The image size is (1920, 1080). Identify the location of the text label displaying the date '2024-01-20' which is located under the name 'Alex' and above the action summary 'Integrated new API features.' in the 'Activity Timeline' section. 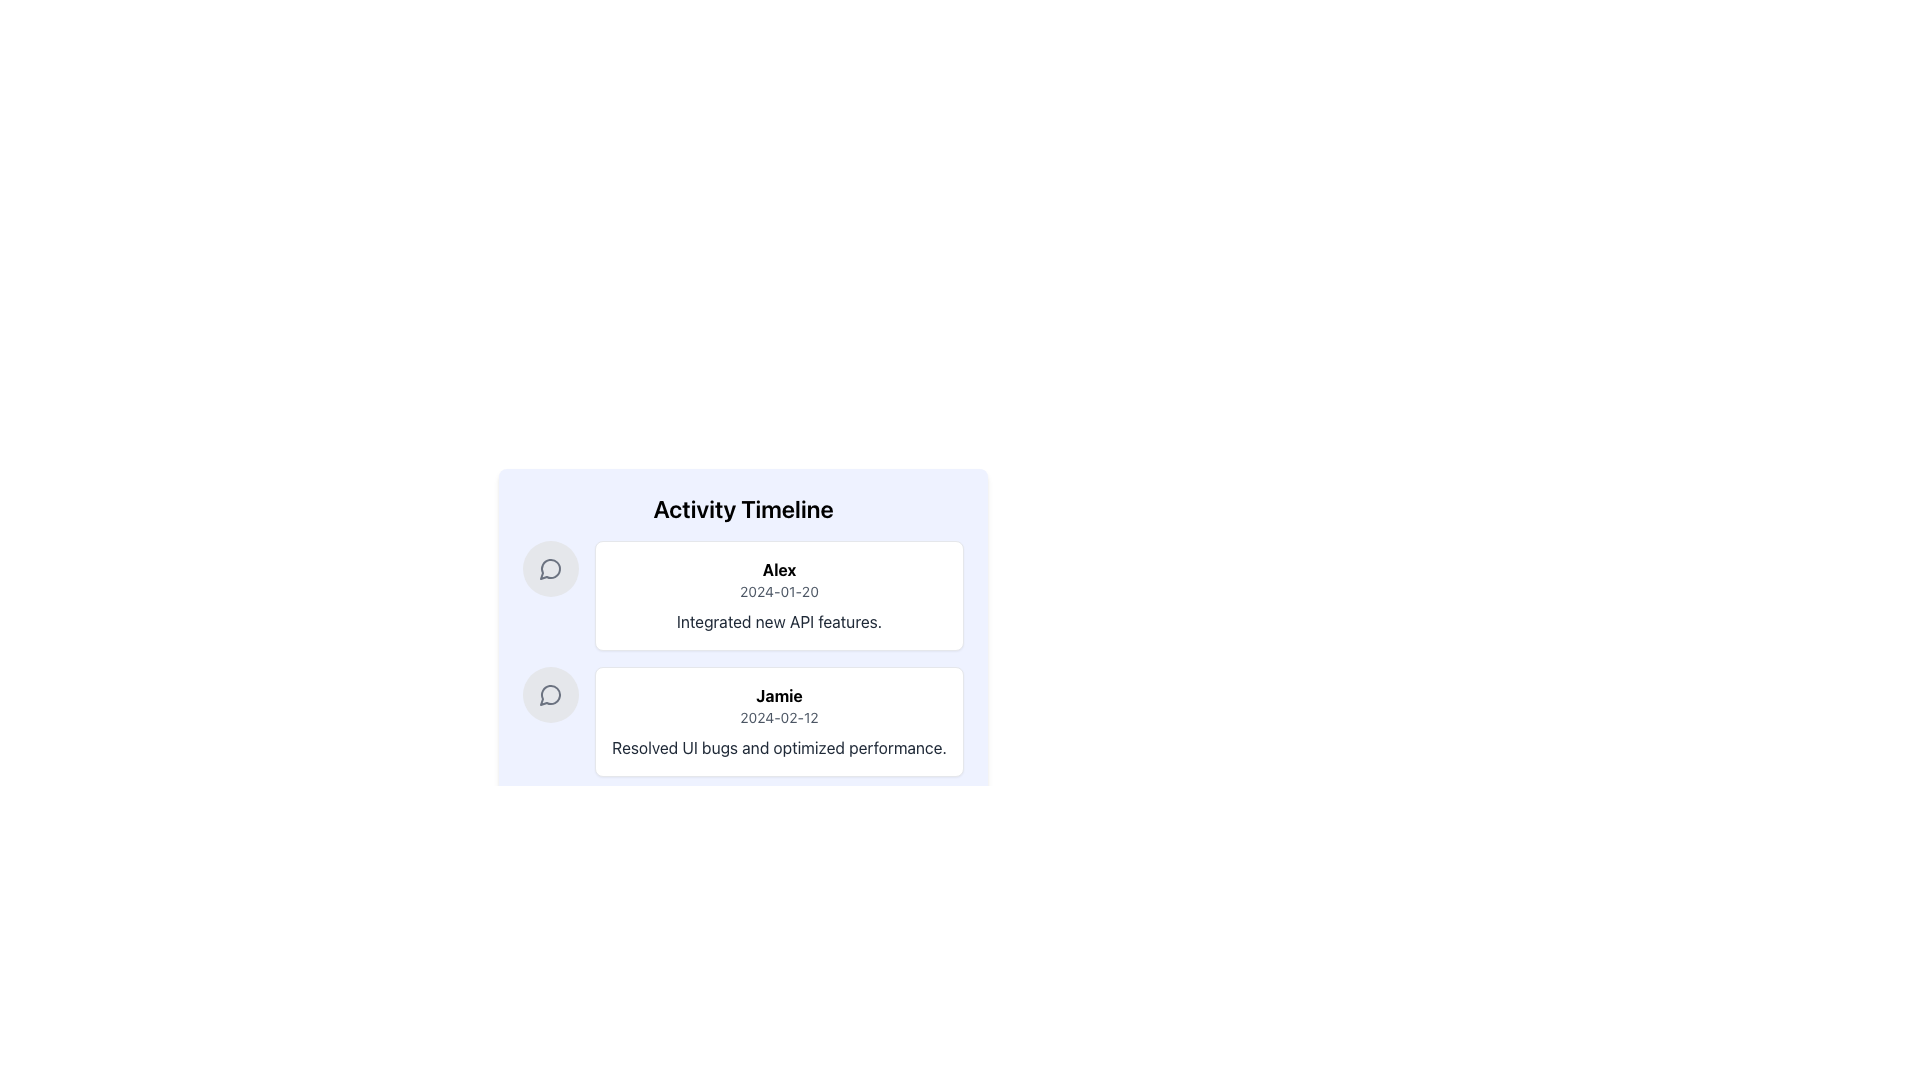
(778, 590).